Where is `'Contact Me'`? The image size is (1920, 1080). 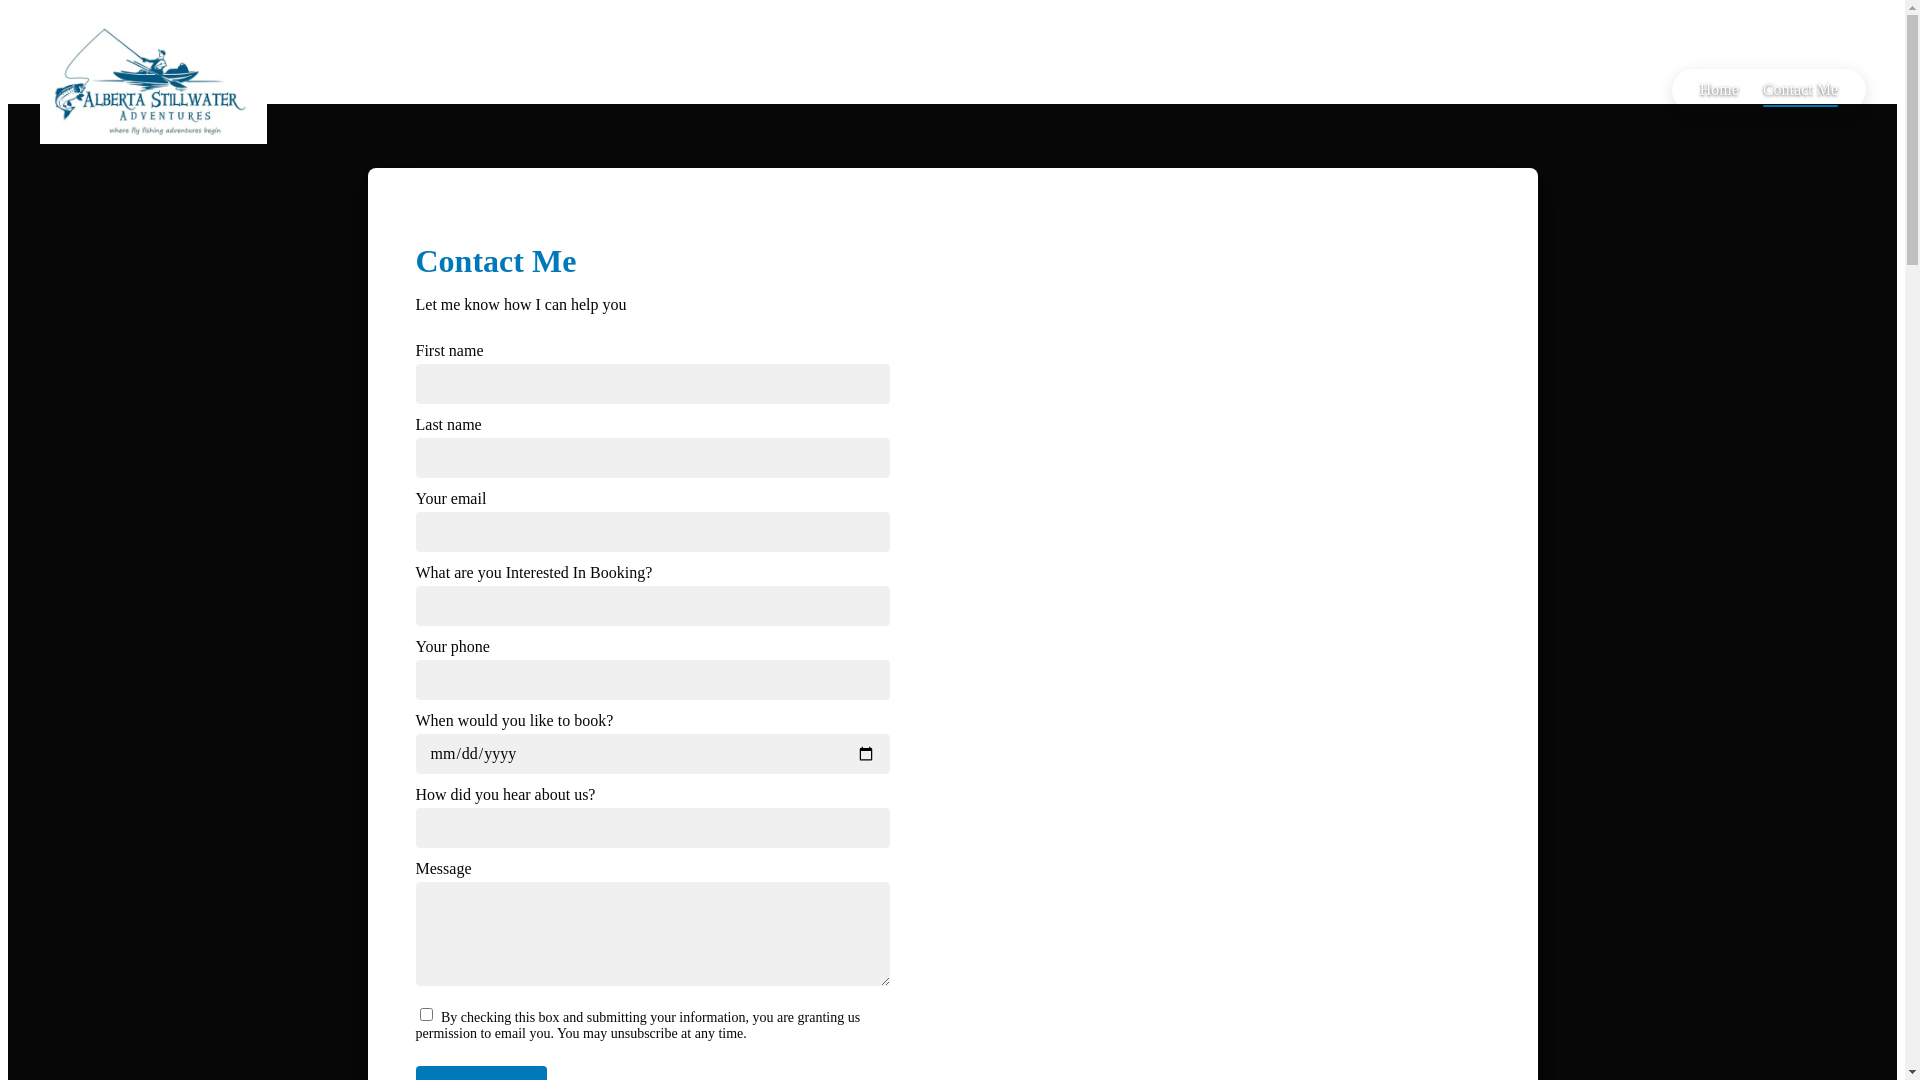 'Contact Me' is located at coordinates (1750, 88).